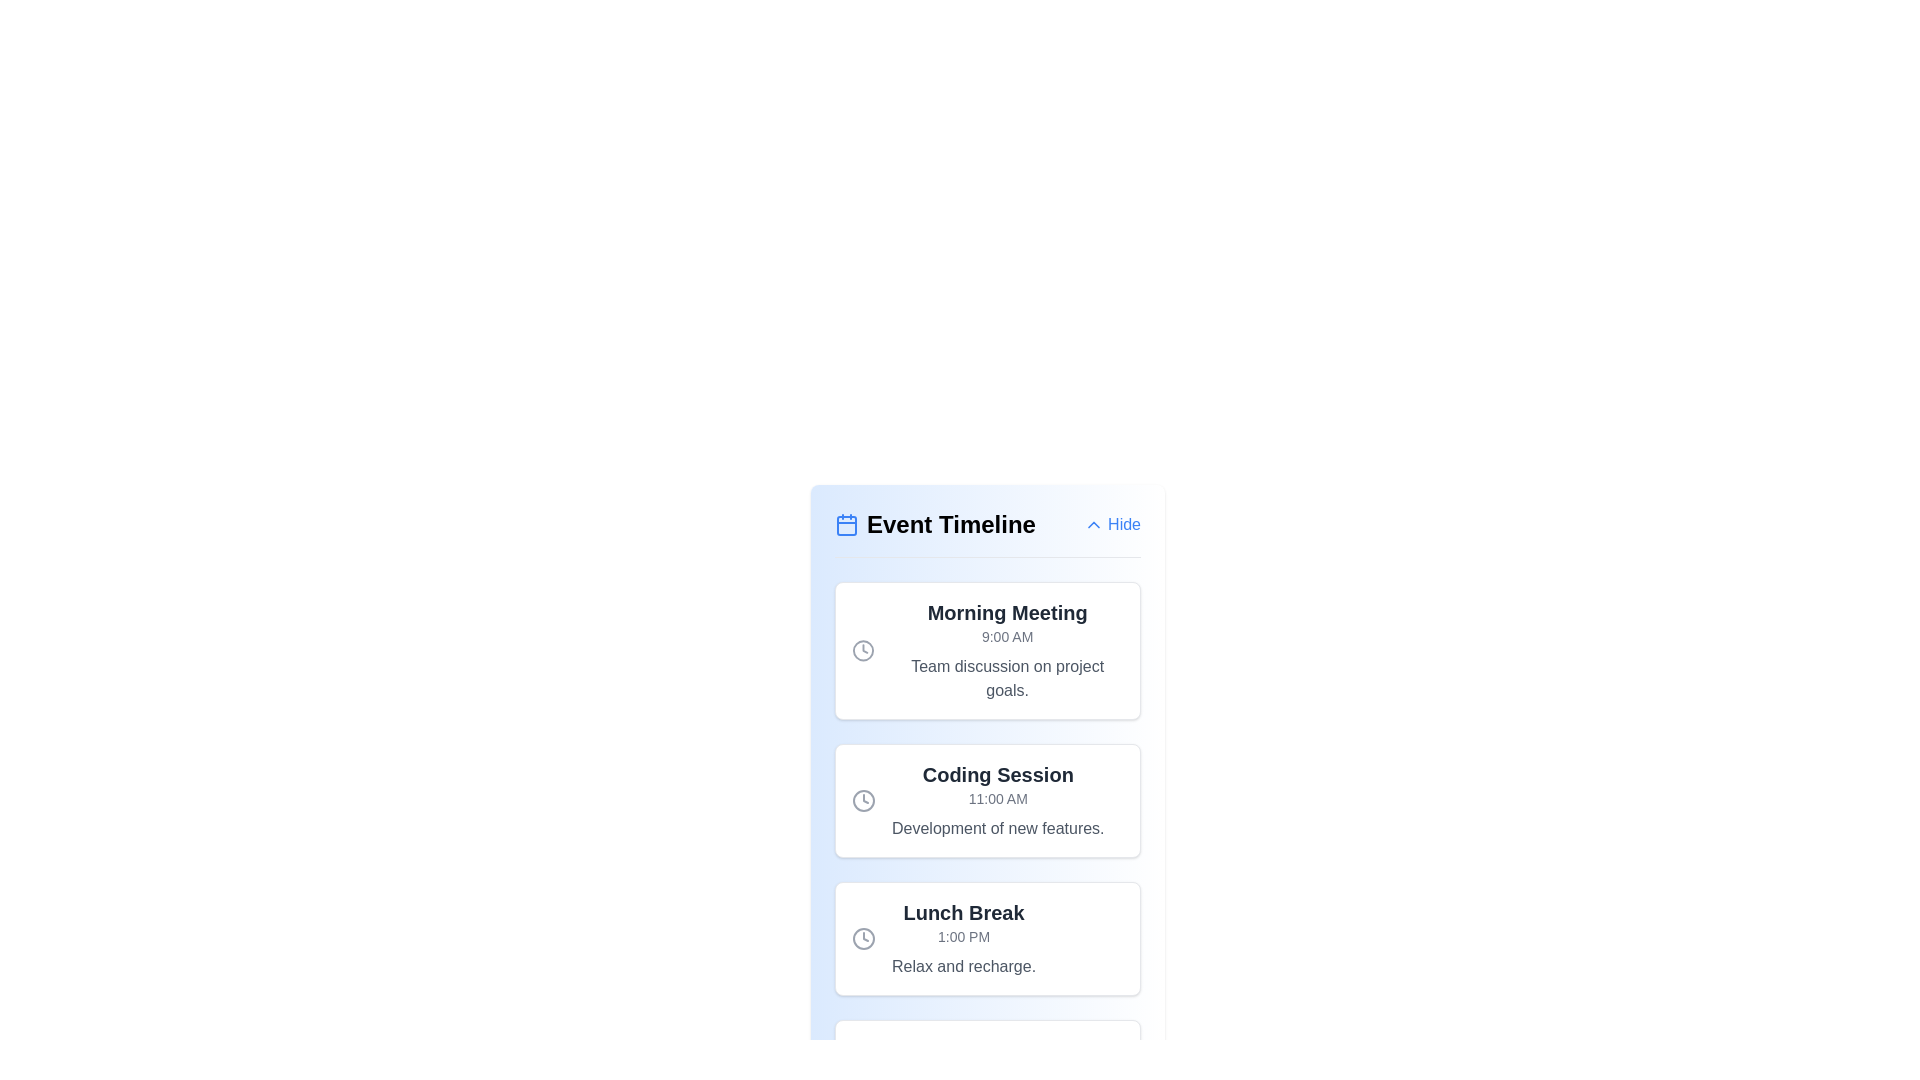  Describe the element at coordinates (1007, 651) in the screenshot. I see `text of the event section titled 'Morning Meeting' which includes the time '9:00 AM' and the description 'Team discussion on project goals.'` at that location.